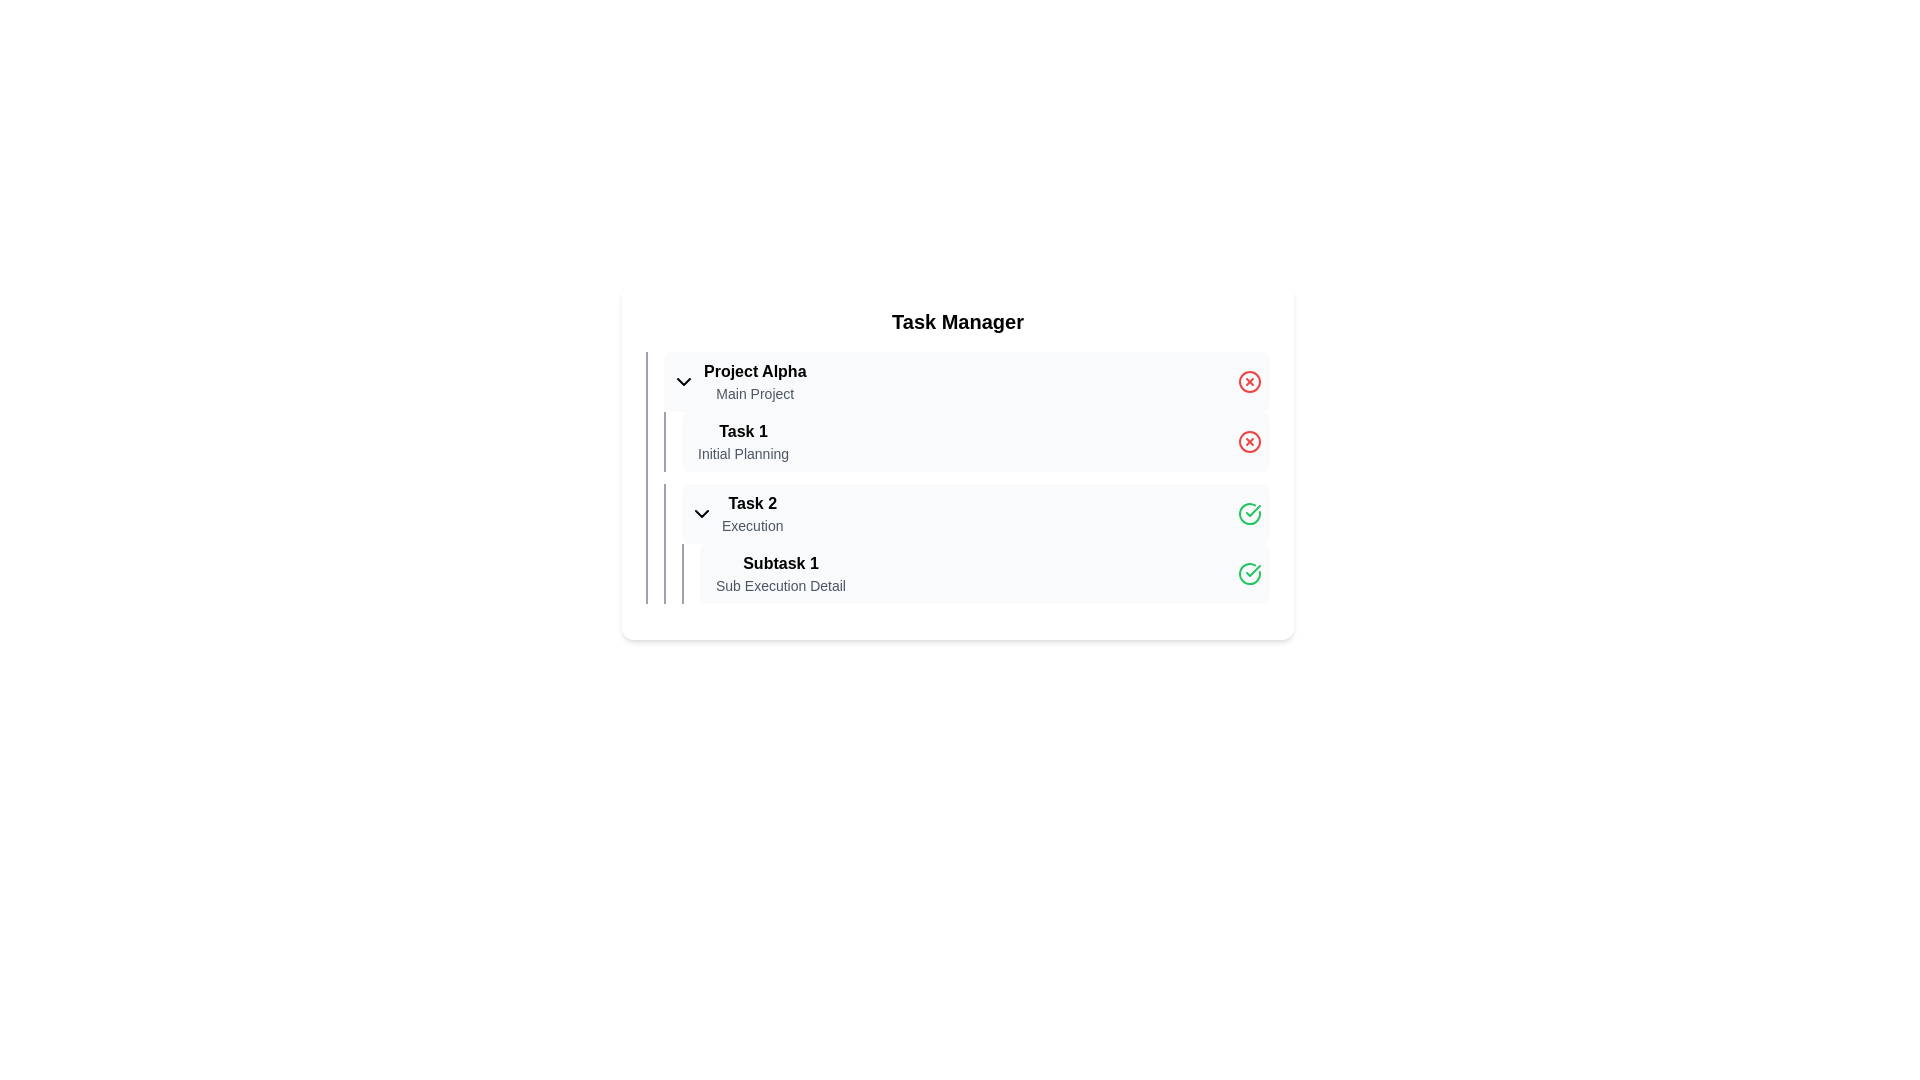 Image resolution: width=1920 pixels, height=1080 pixels. What do you see at coordinates (751, 524) in the screenshot?
I see `the text label displaying 'Execution', which is styled with gray color and positioned directly below 'Task 2'` at bounding box center [751, 524].